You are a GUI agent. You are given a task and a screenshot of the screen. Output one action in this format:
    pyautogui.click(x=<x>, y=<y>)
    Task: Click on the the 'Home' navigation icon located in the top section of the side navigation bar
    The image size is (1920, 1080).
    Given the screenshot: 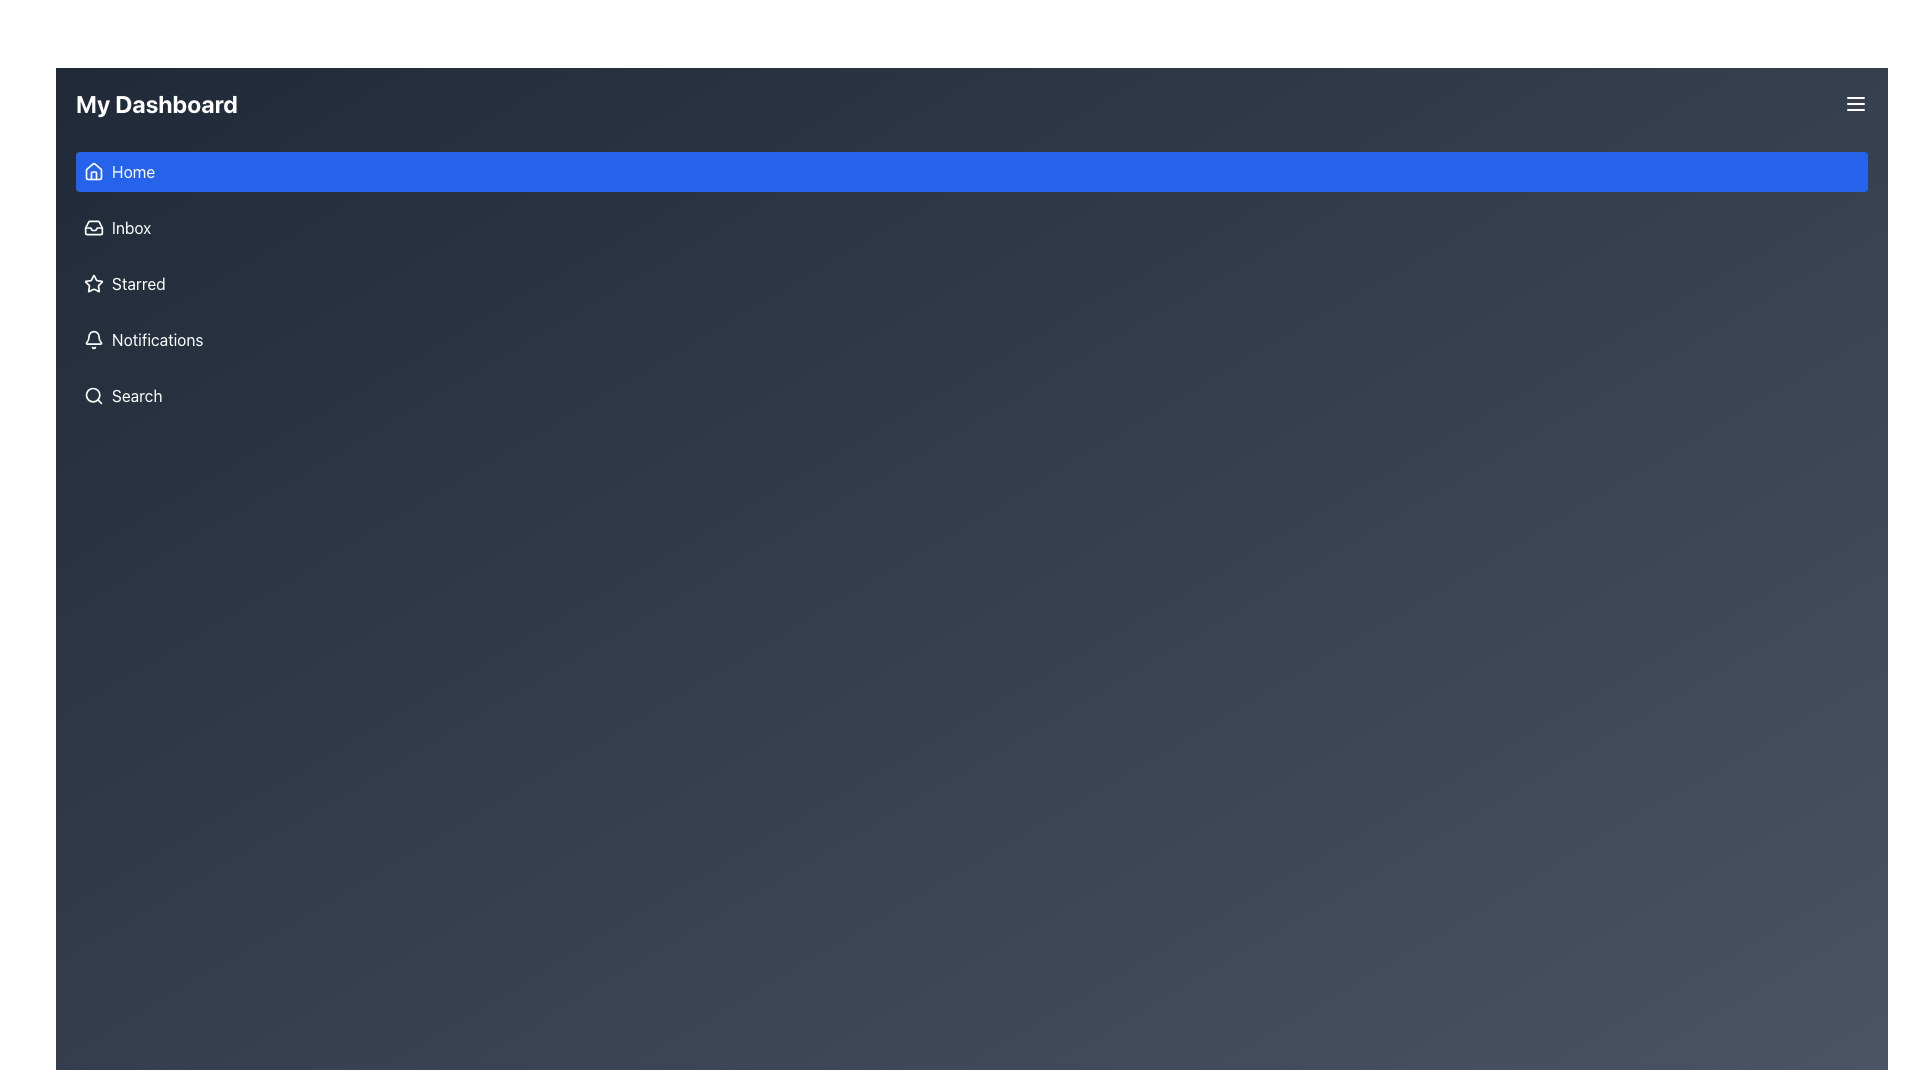 What is the action you would take?
    pyautogui.click(x=93, y=169)
    